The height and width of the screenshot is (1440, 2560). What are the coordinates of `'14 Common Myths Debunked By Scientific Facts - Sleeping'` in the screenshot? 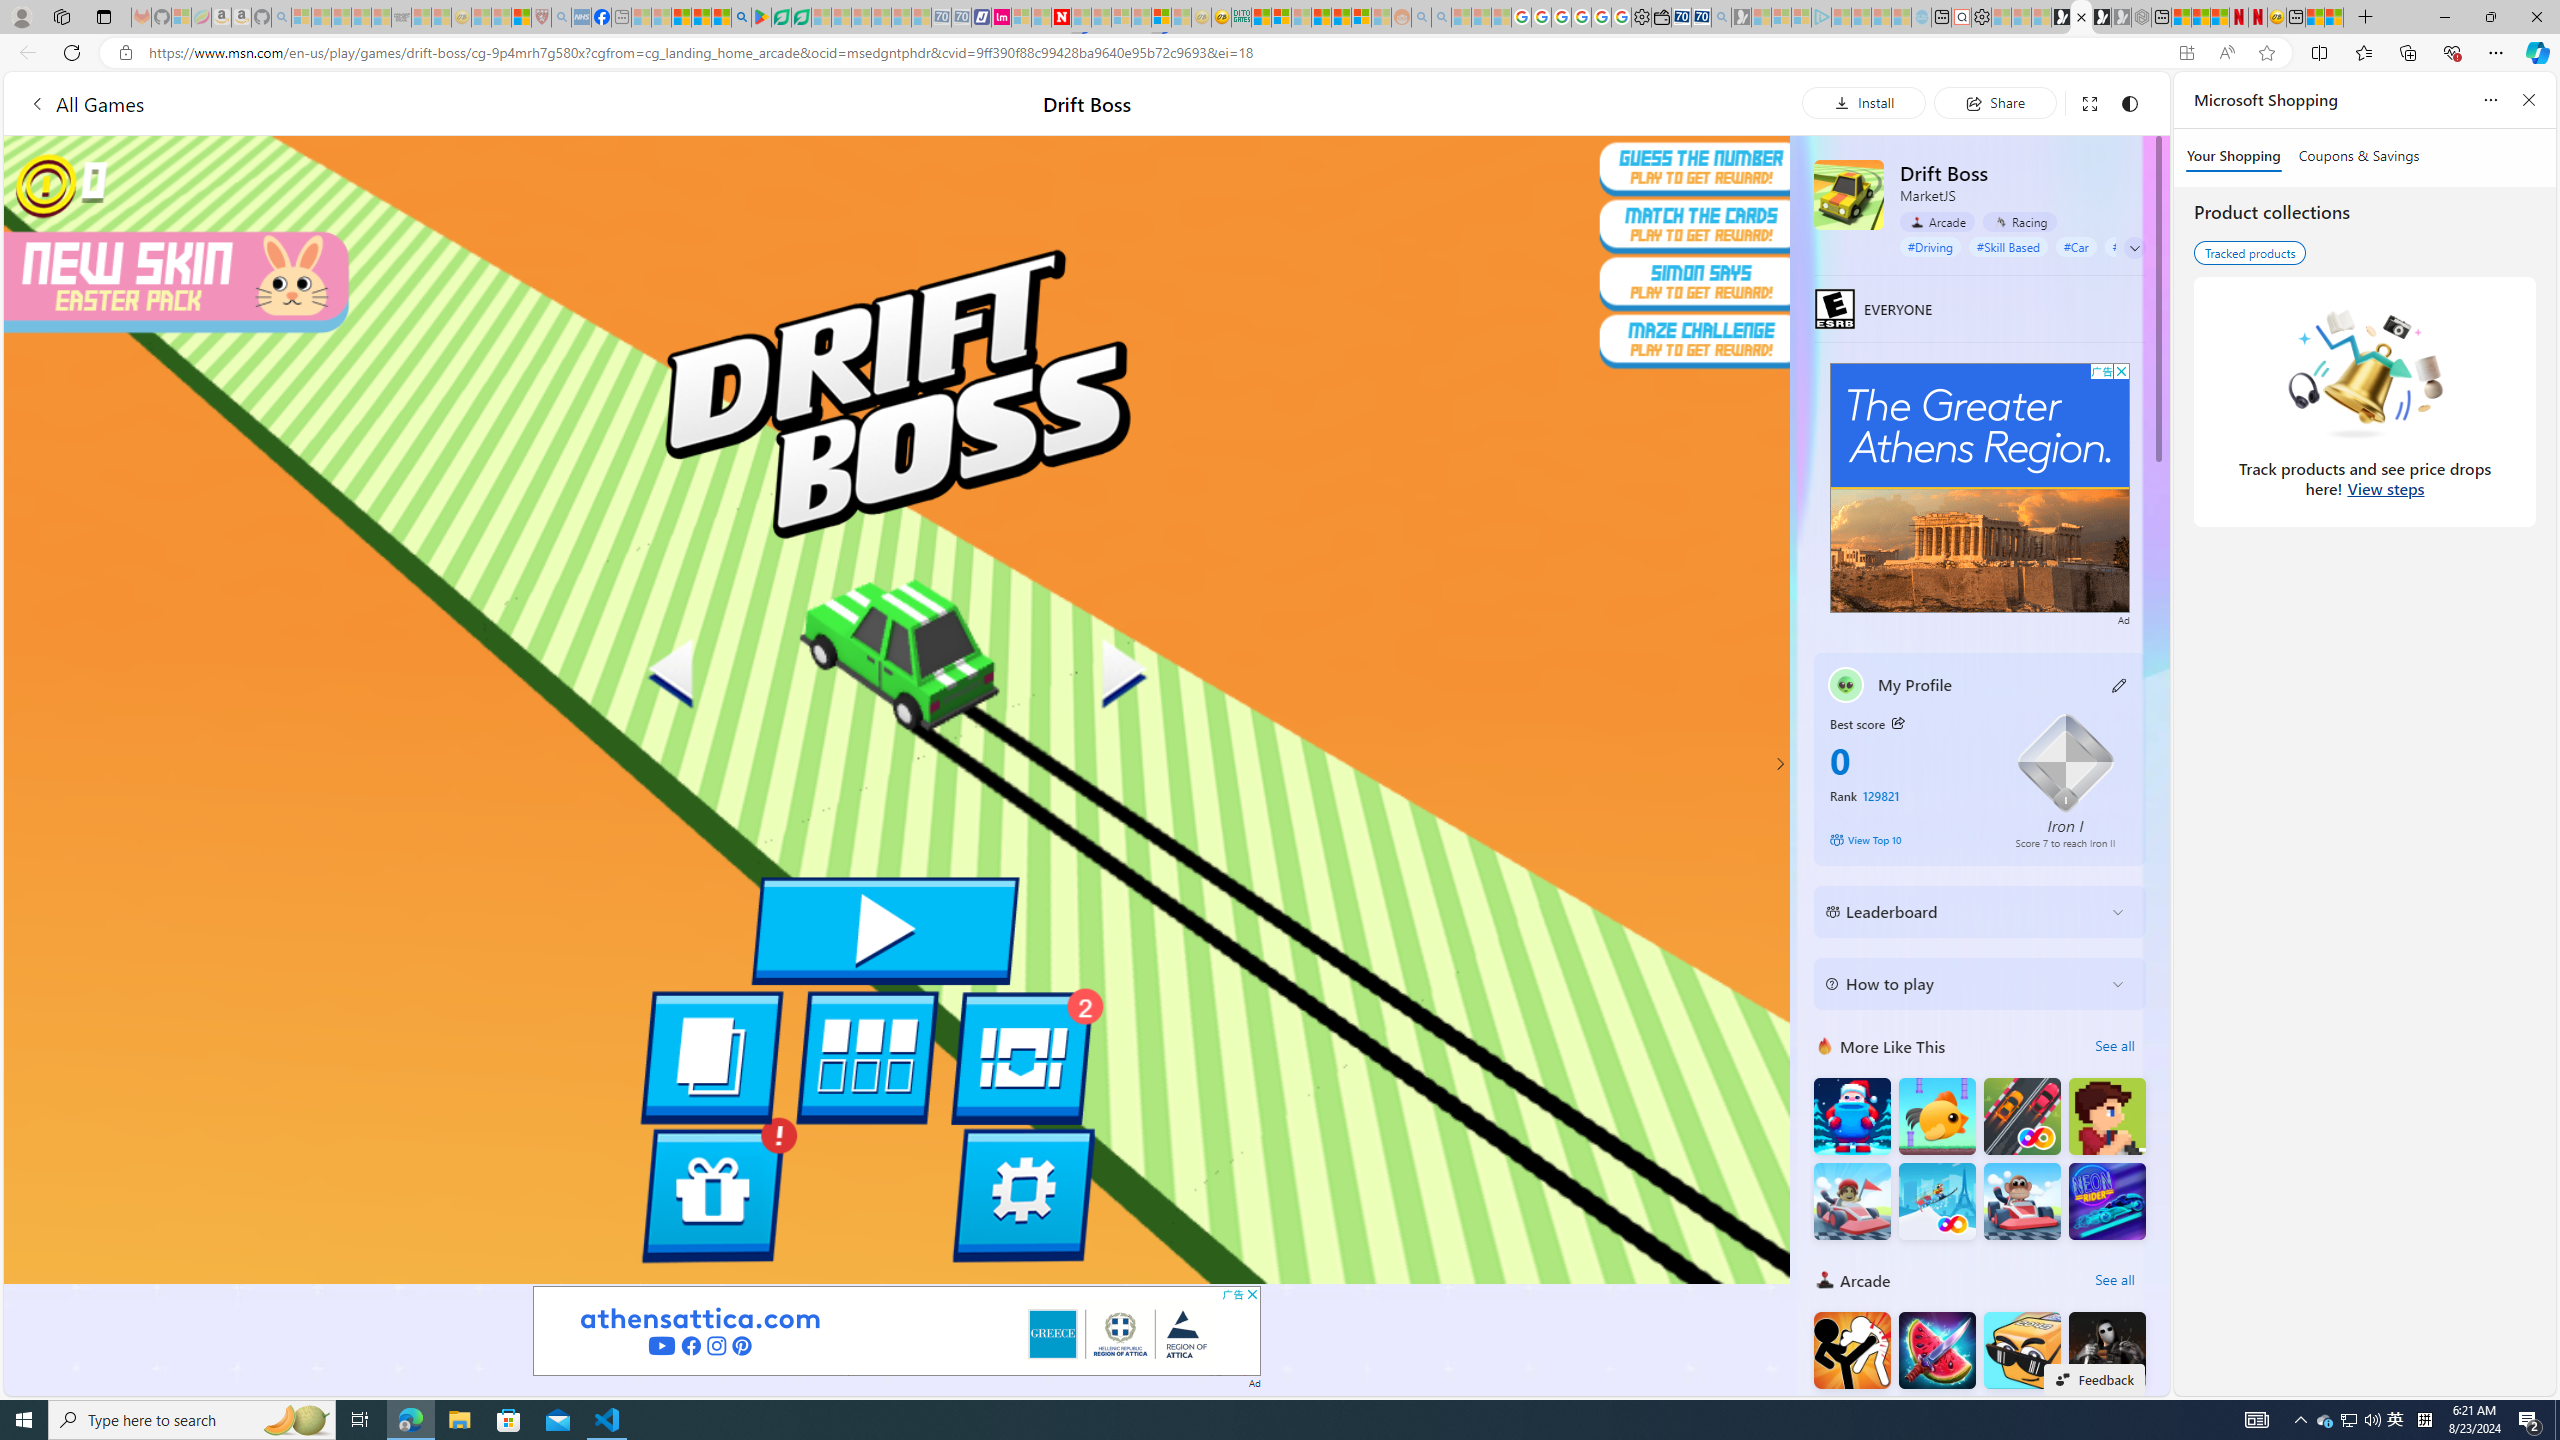 It's located at (1101, 16).